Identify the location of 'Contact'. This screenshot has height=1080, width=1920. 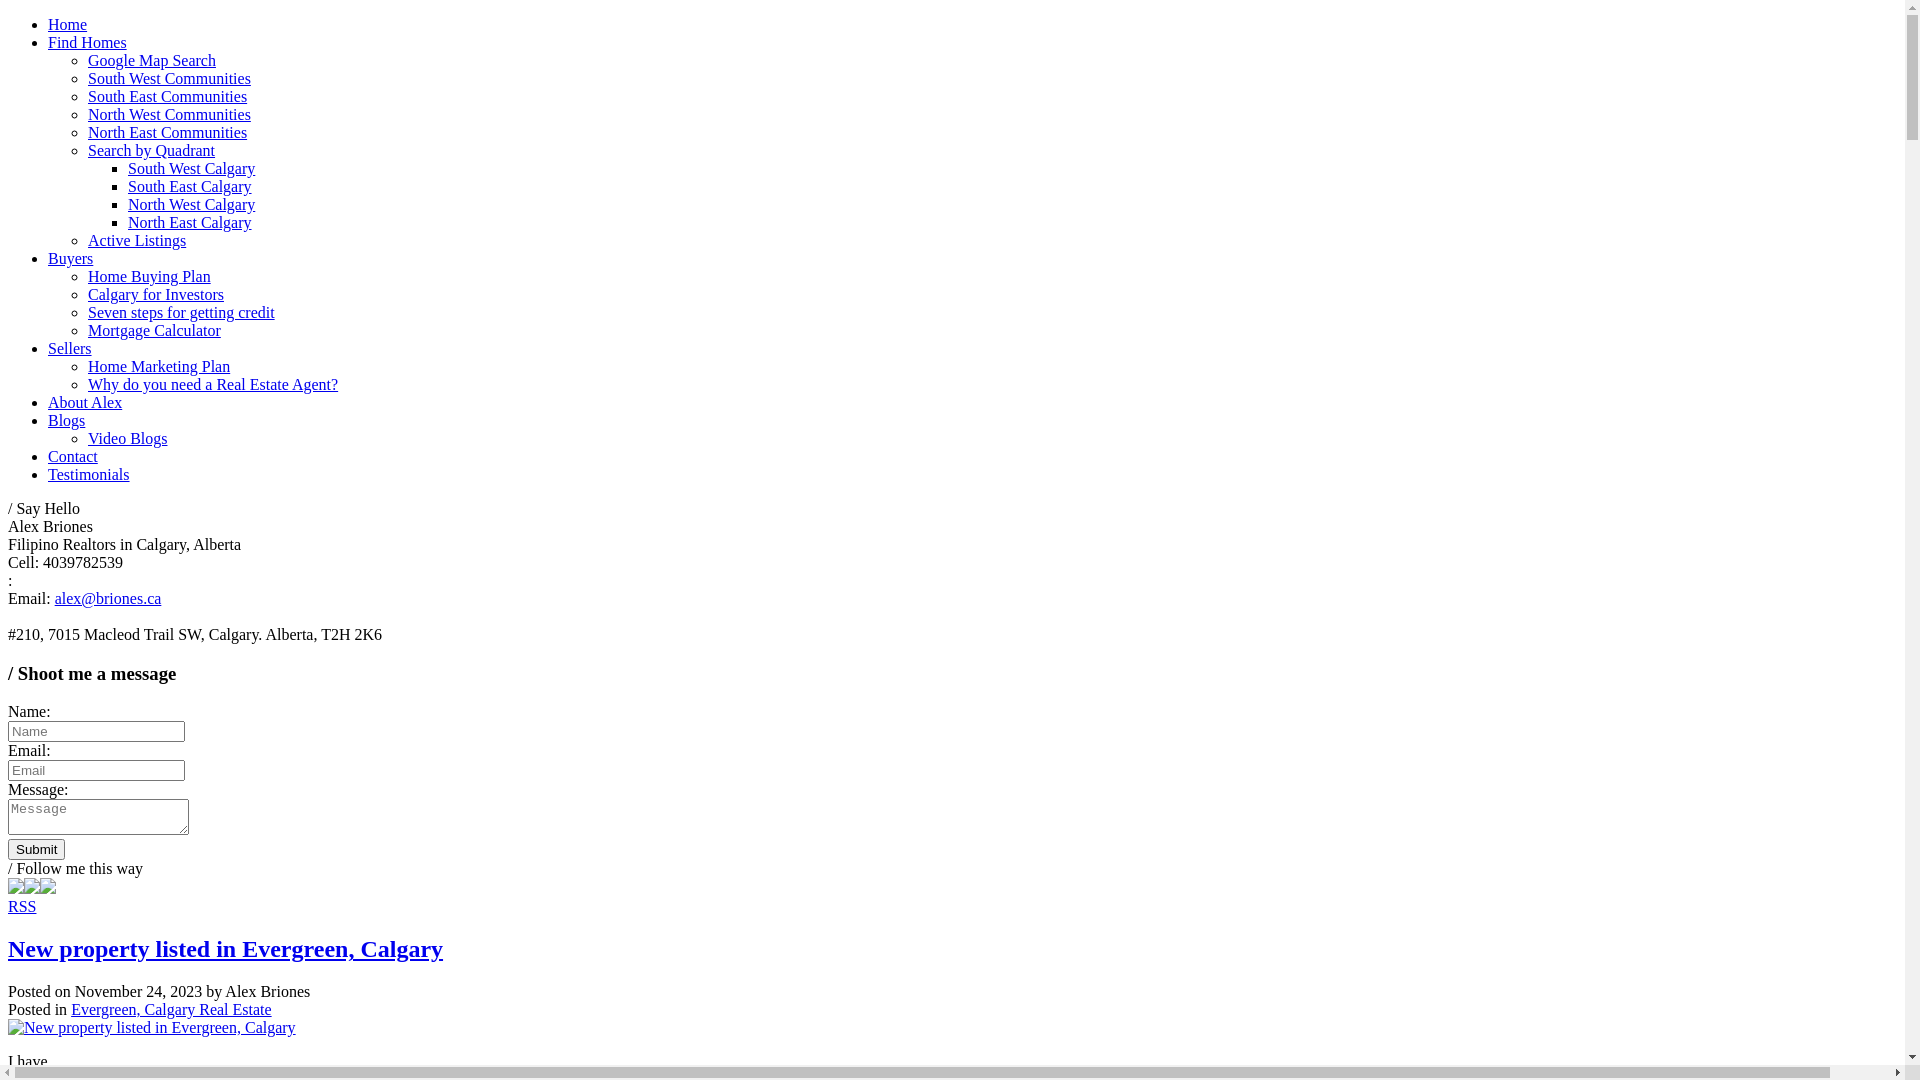
(48, 456).